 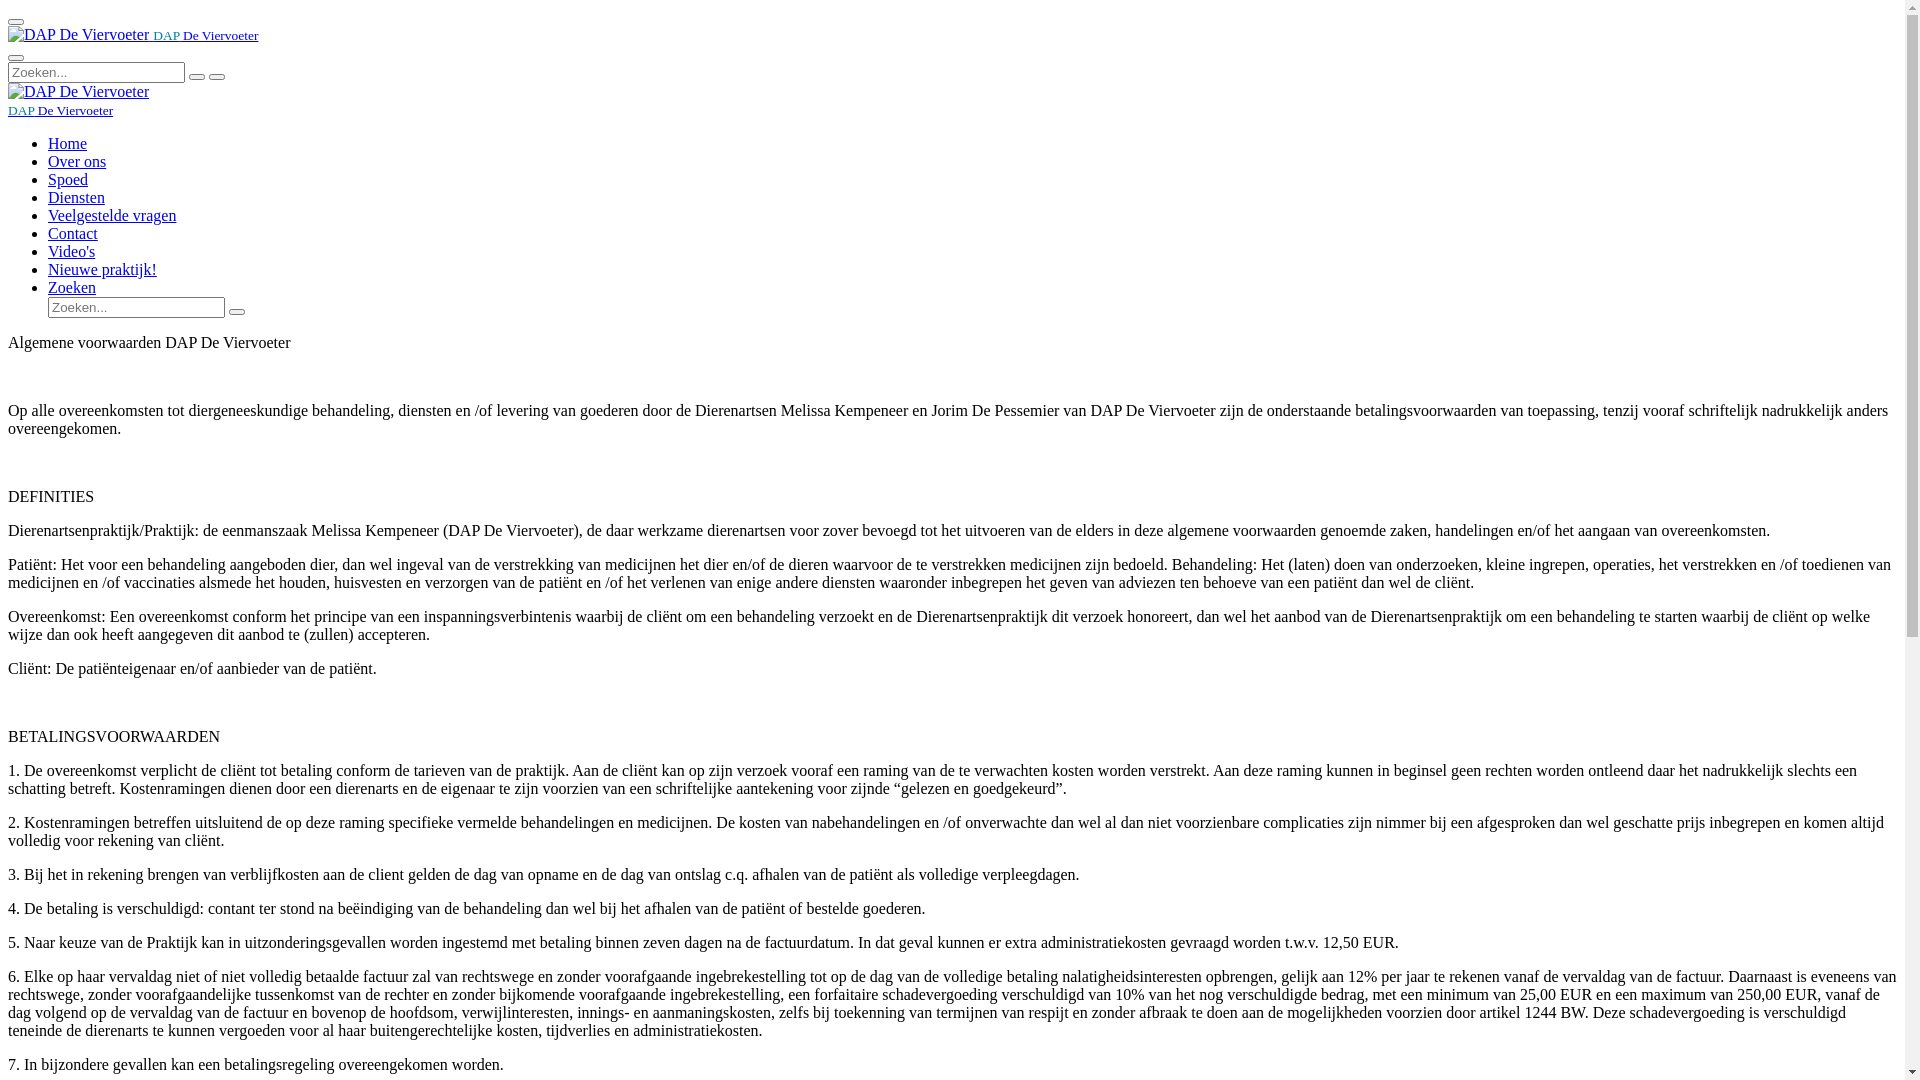 What do you see at coordinates (72, 232) in the screenshot?
I see `'Contact'` at bounding box center [72, 232].